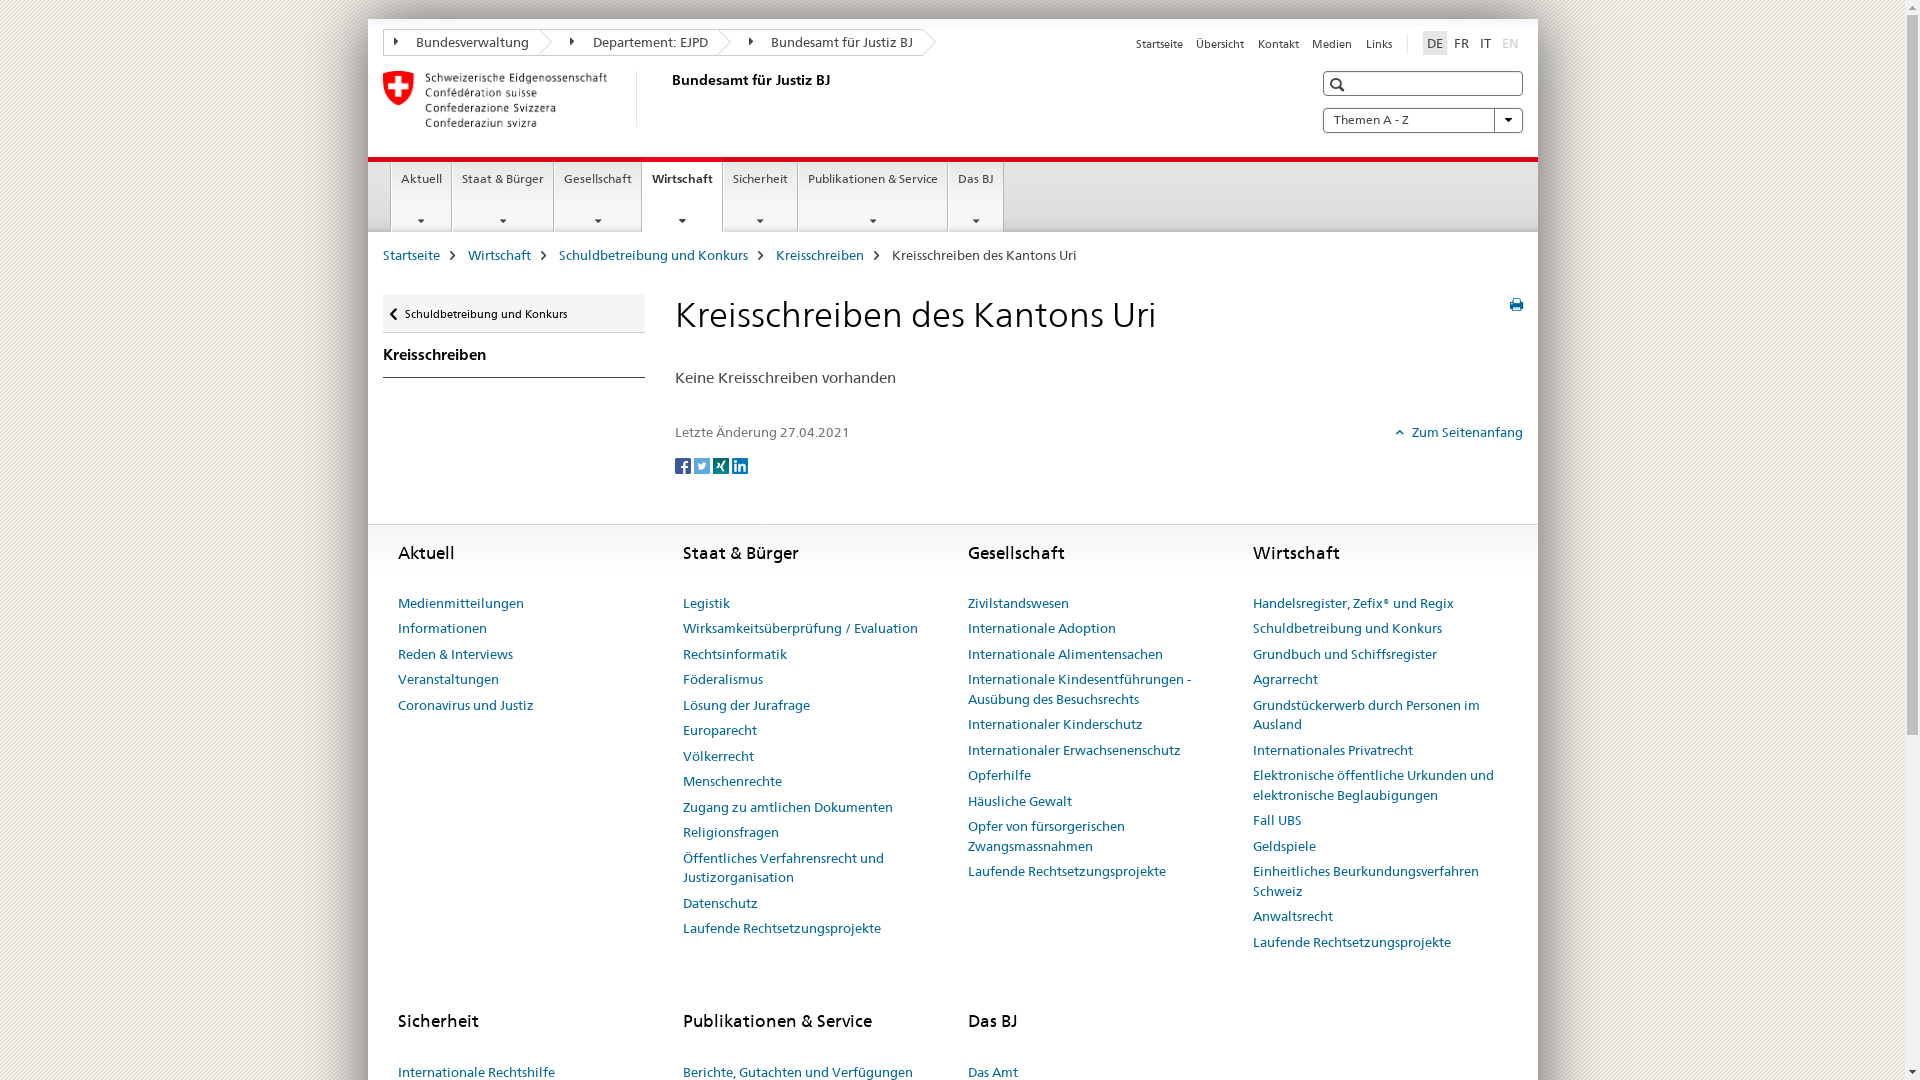  Describe the element at coordinates (555, 196) in the screenshot. I see `'Gesellschaft'` at that location.